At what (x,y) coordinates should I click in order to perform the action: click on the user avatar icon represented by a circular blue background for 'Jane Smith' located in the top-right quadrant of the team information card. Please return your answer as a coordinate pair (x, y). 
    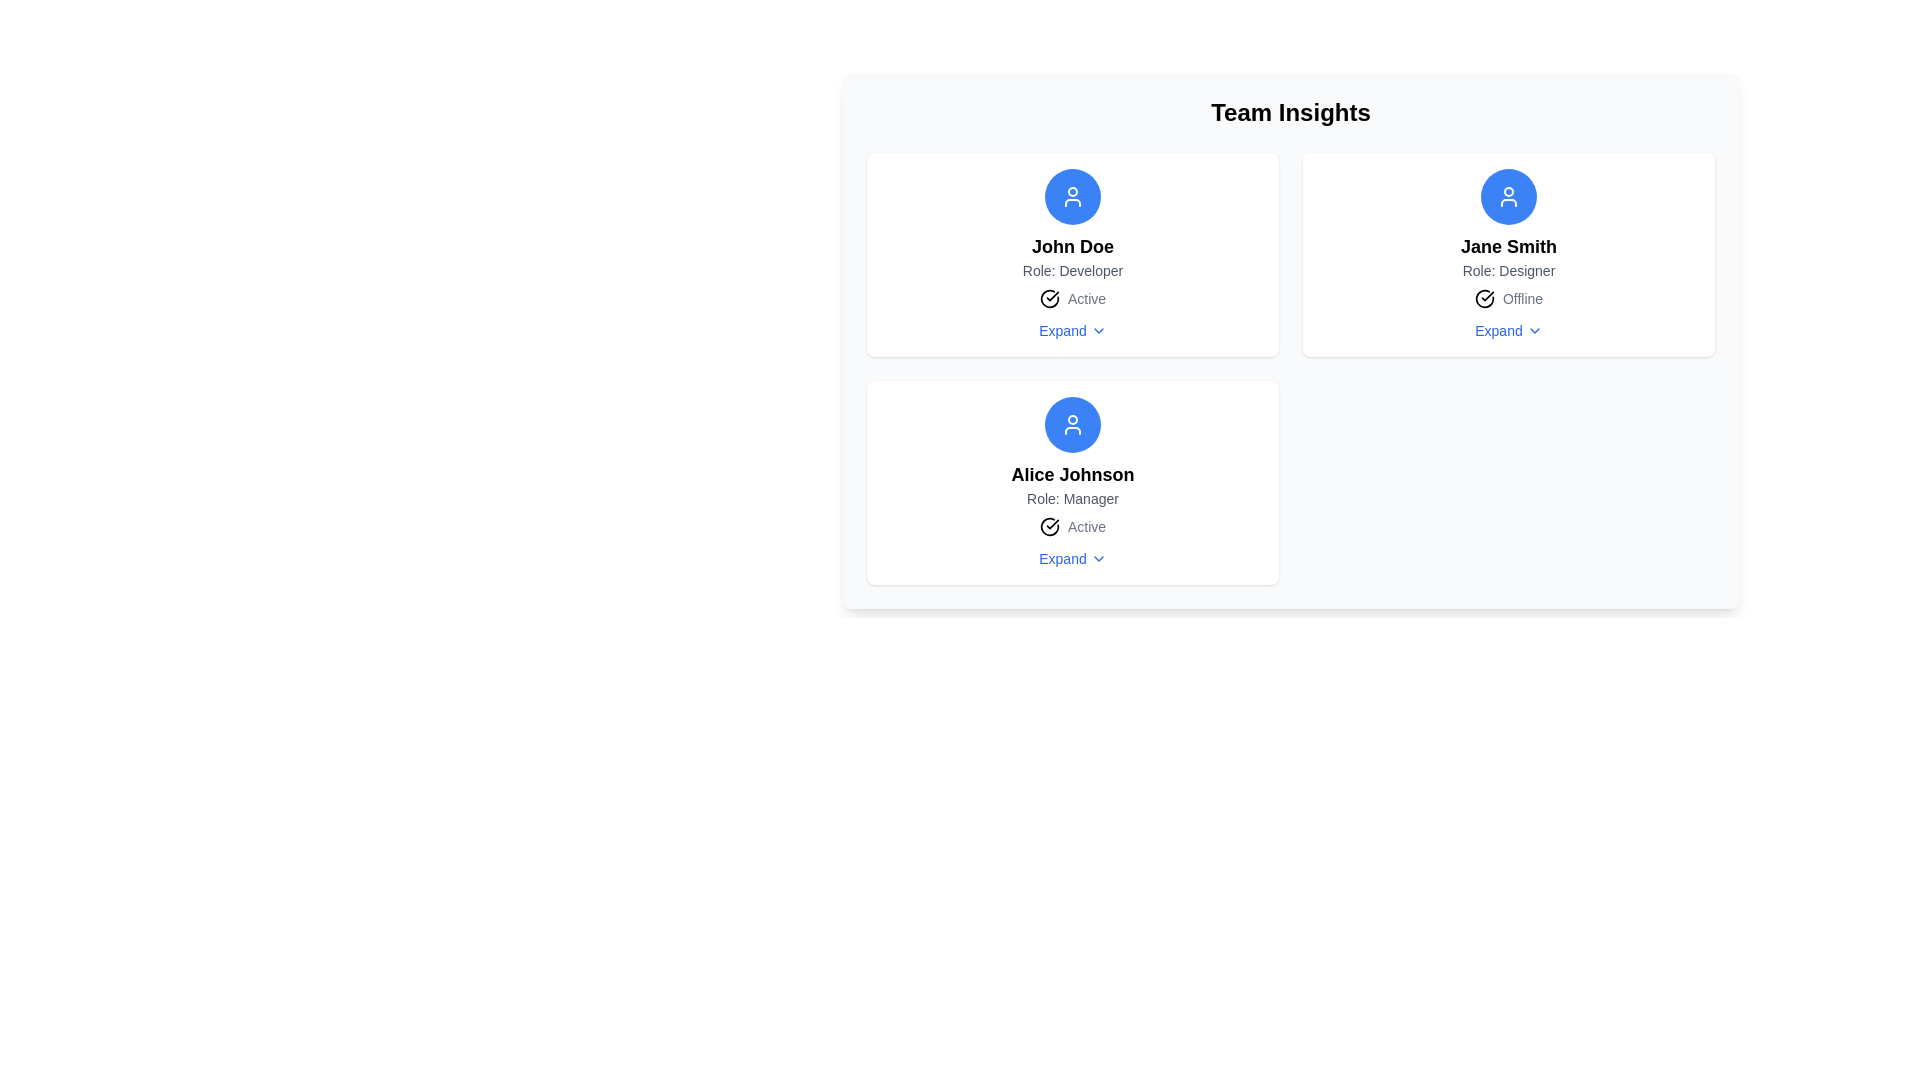
    Looking at the image, I should click on (1508, 196).